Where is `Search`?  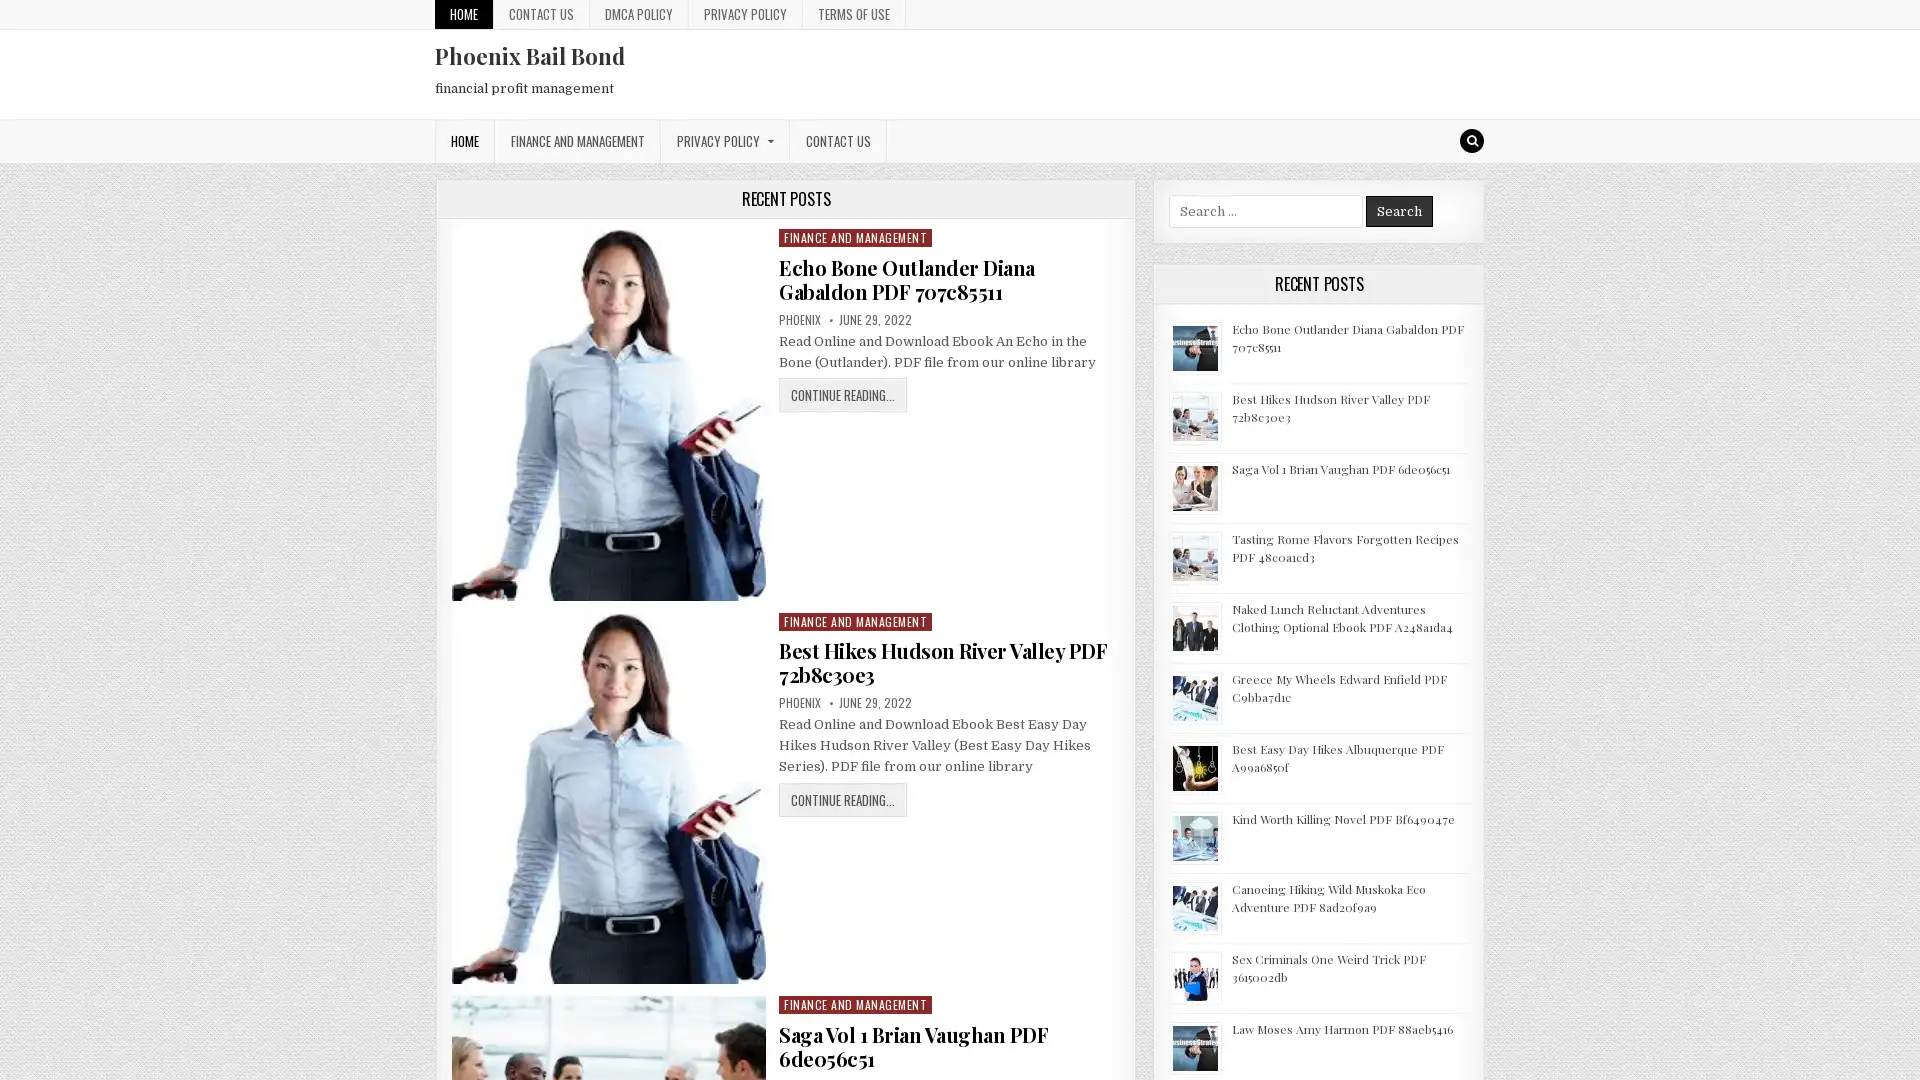
Search is located at coordinates (1398, 211).